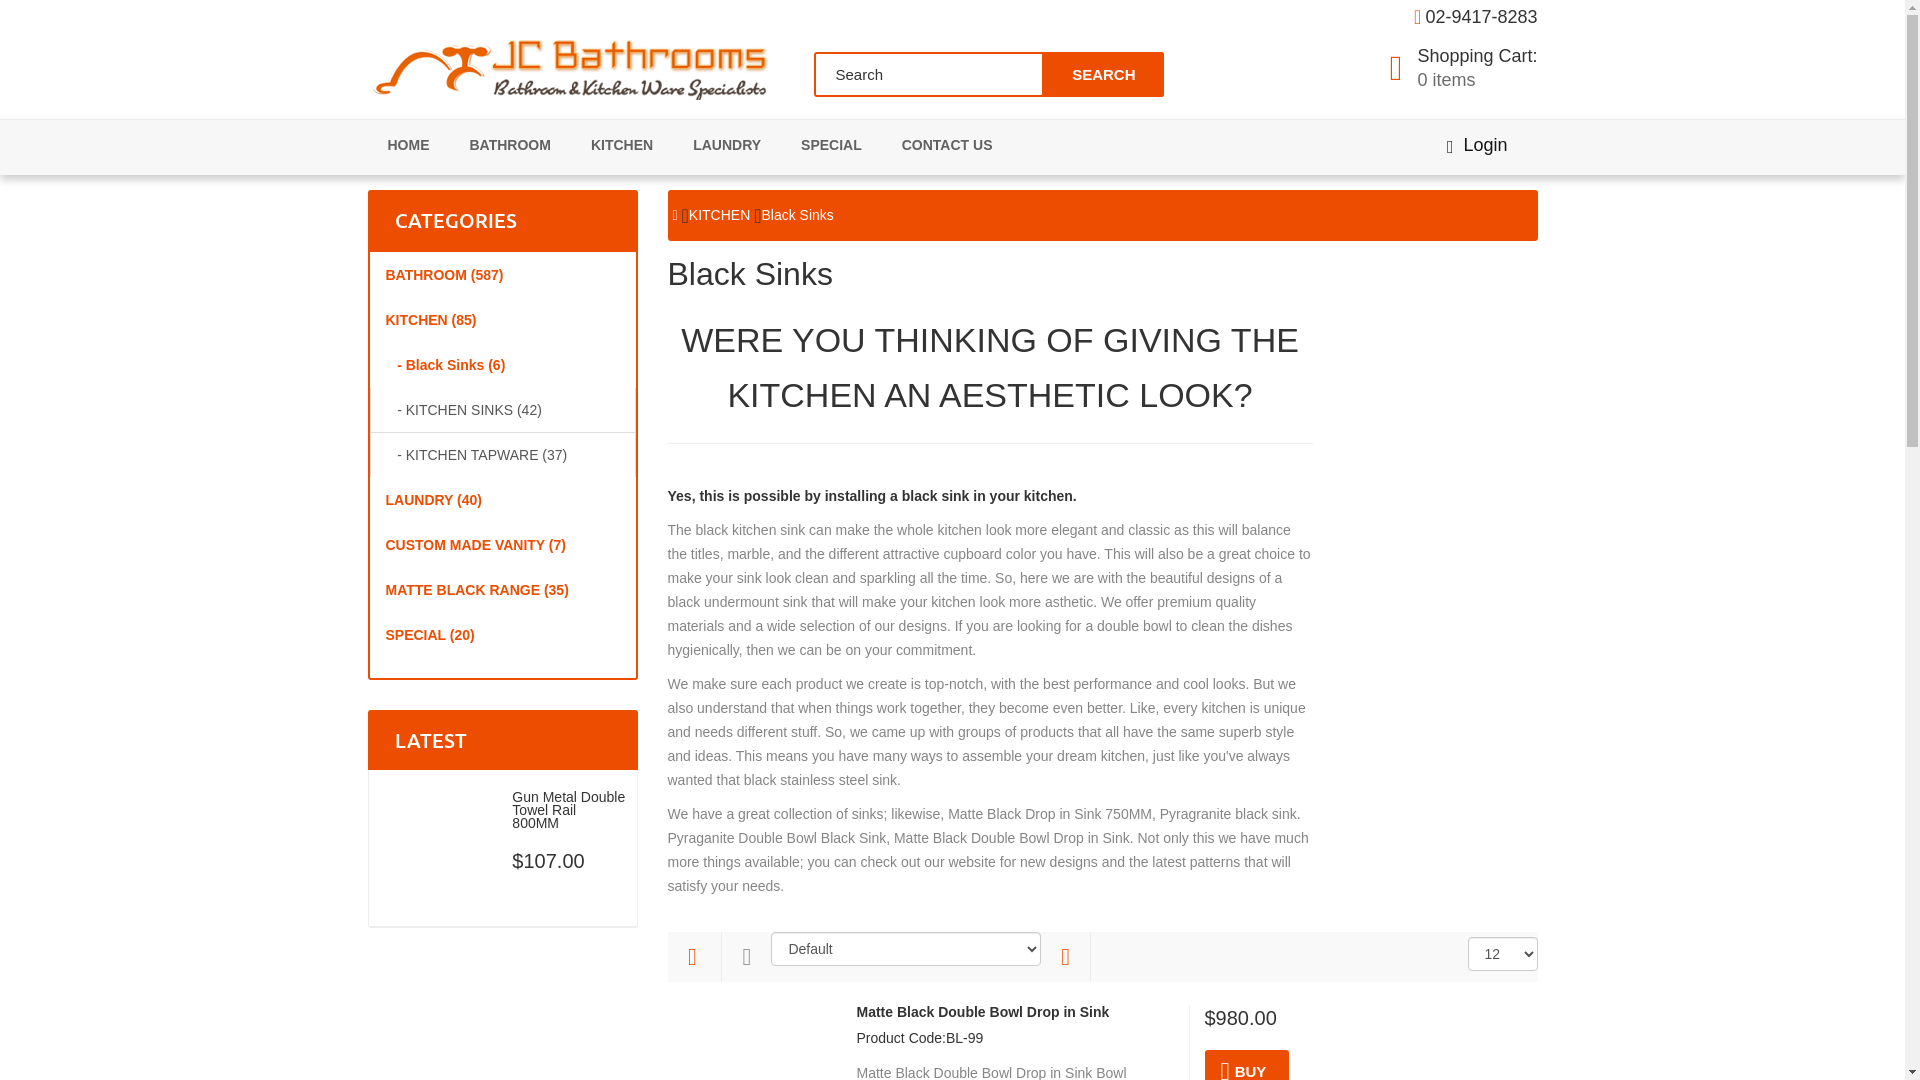  What do you see at coordinates (510, 144) in the screenshot?
I see `'BATHROOM'` at bounding box center [510, 144].